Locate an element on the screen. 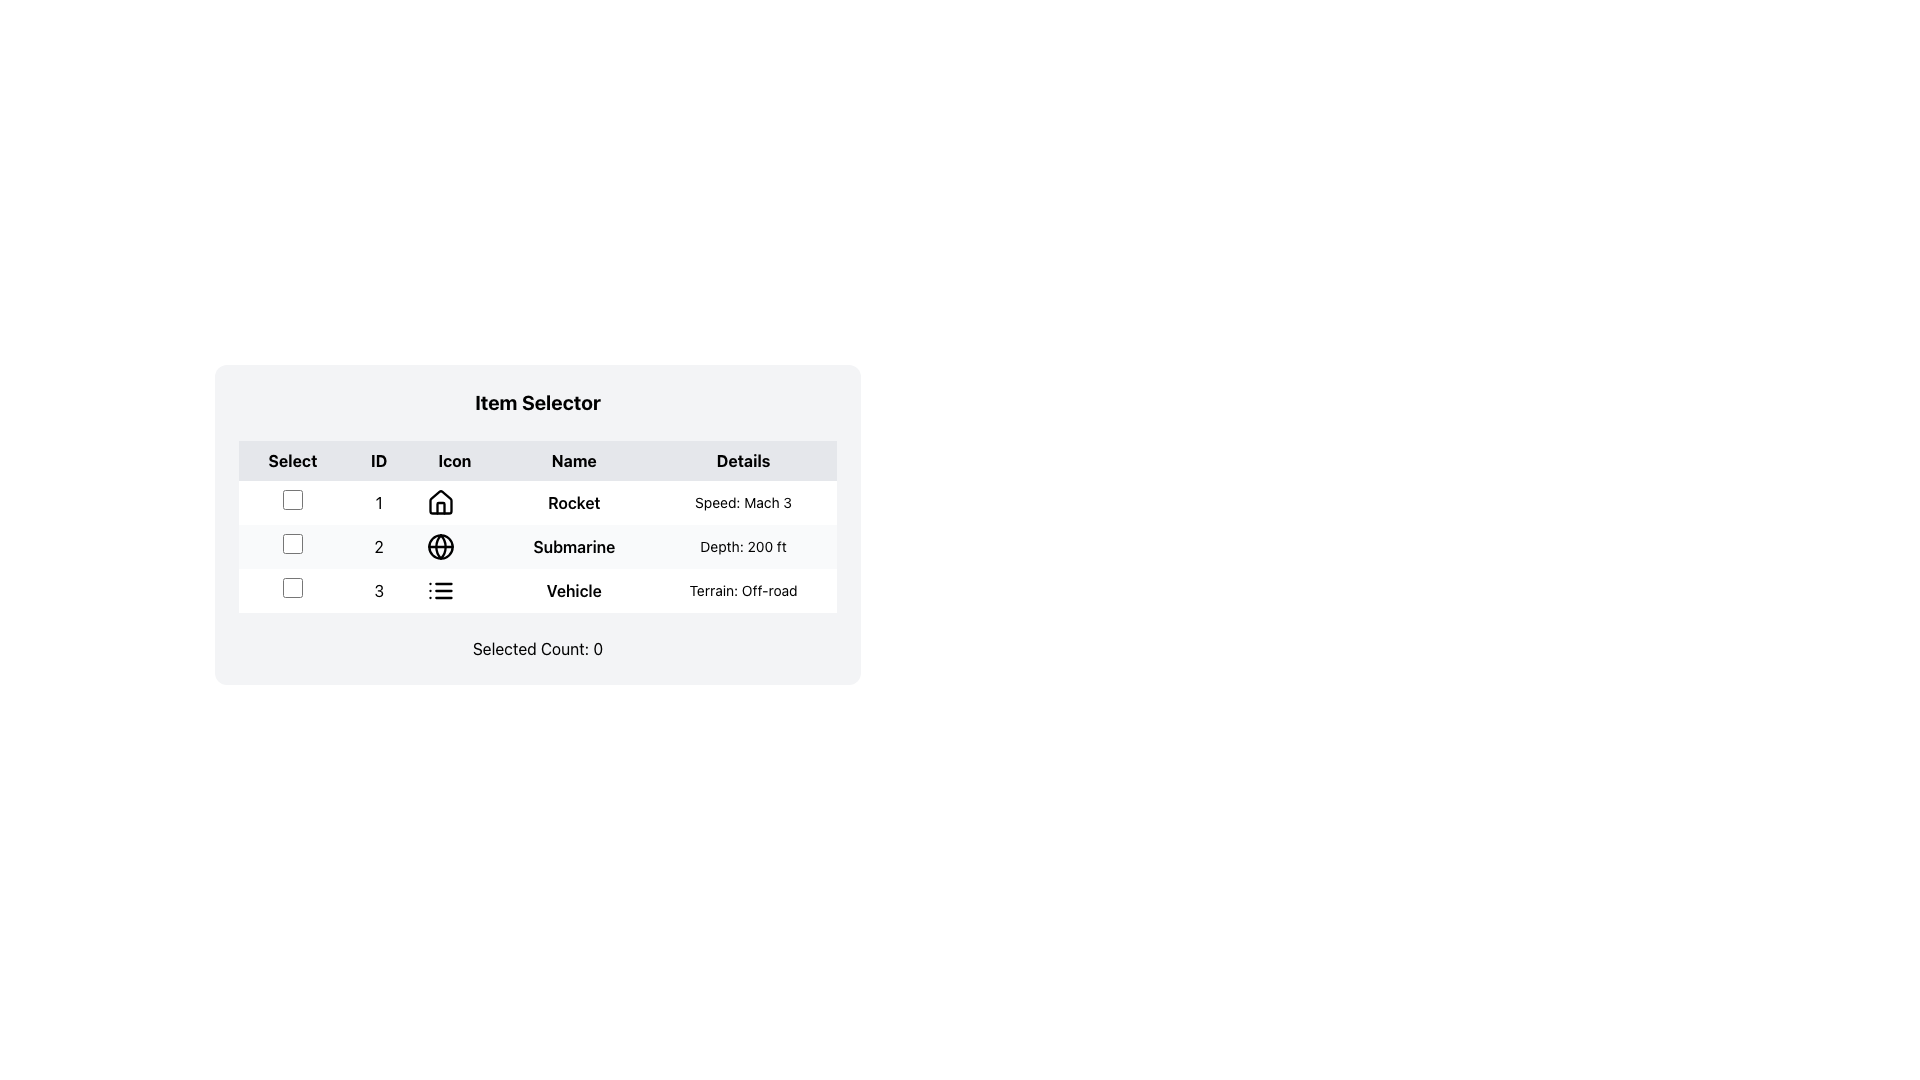 The height and width of the screenshot is (1080, 1920). text component displaying 'Selected Count: 0' located at the bottom of the user interface box, below the table structure is located at coordinates (537, 648).